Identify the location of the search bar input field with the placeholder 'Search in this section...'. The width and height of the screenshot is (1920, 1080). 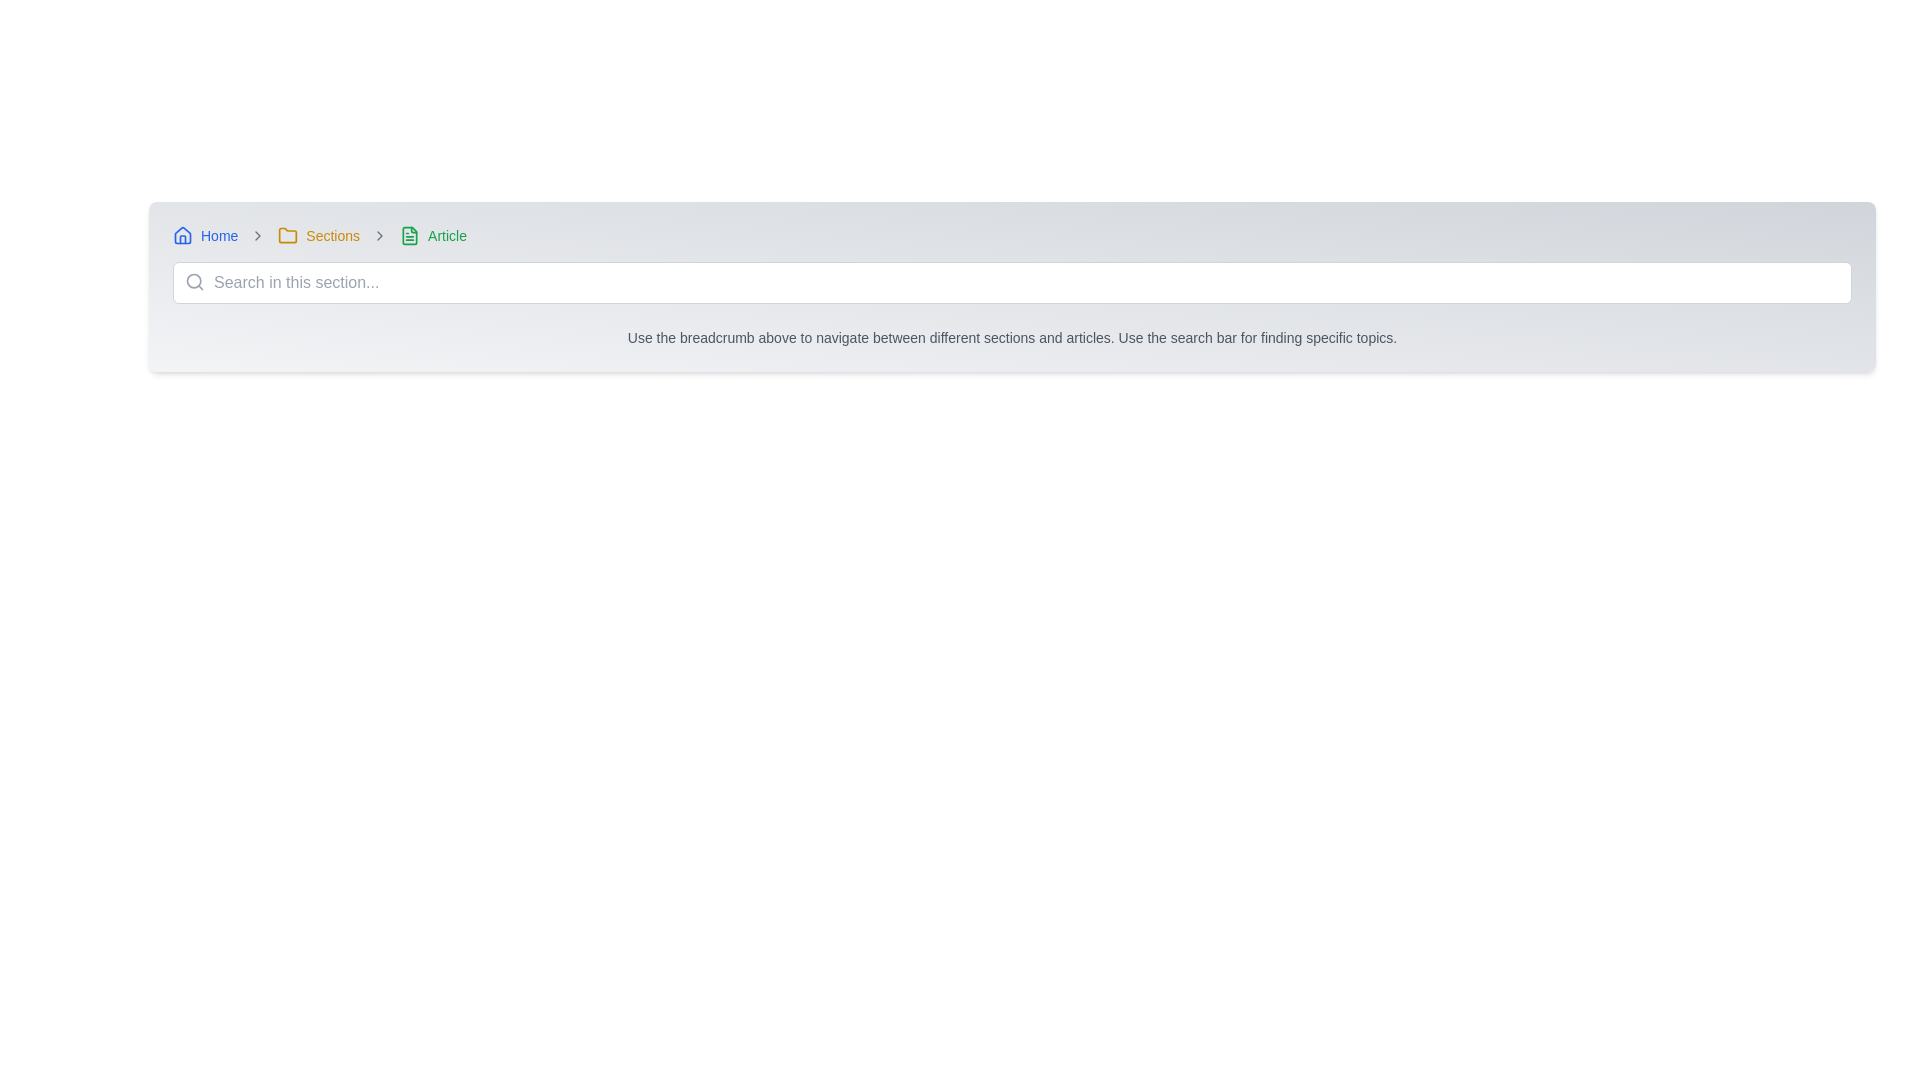
(1012, 282).